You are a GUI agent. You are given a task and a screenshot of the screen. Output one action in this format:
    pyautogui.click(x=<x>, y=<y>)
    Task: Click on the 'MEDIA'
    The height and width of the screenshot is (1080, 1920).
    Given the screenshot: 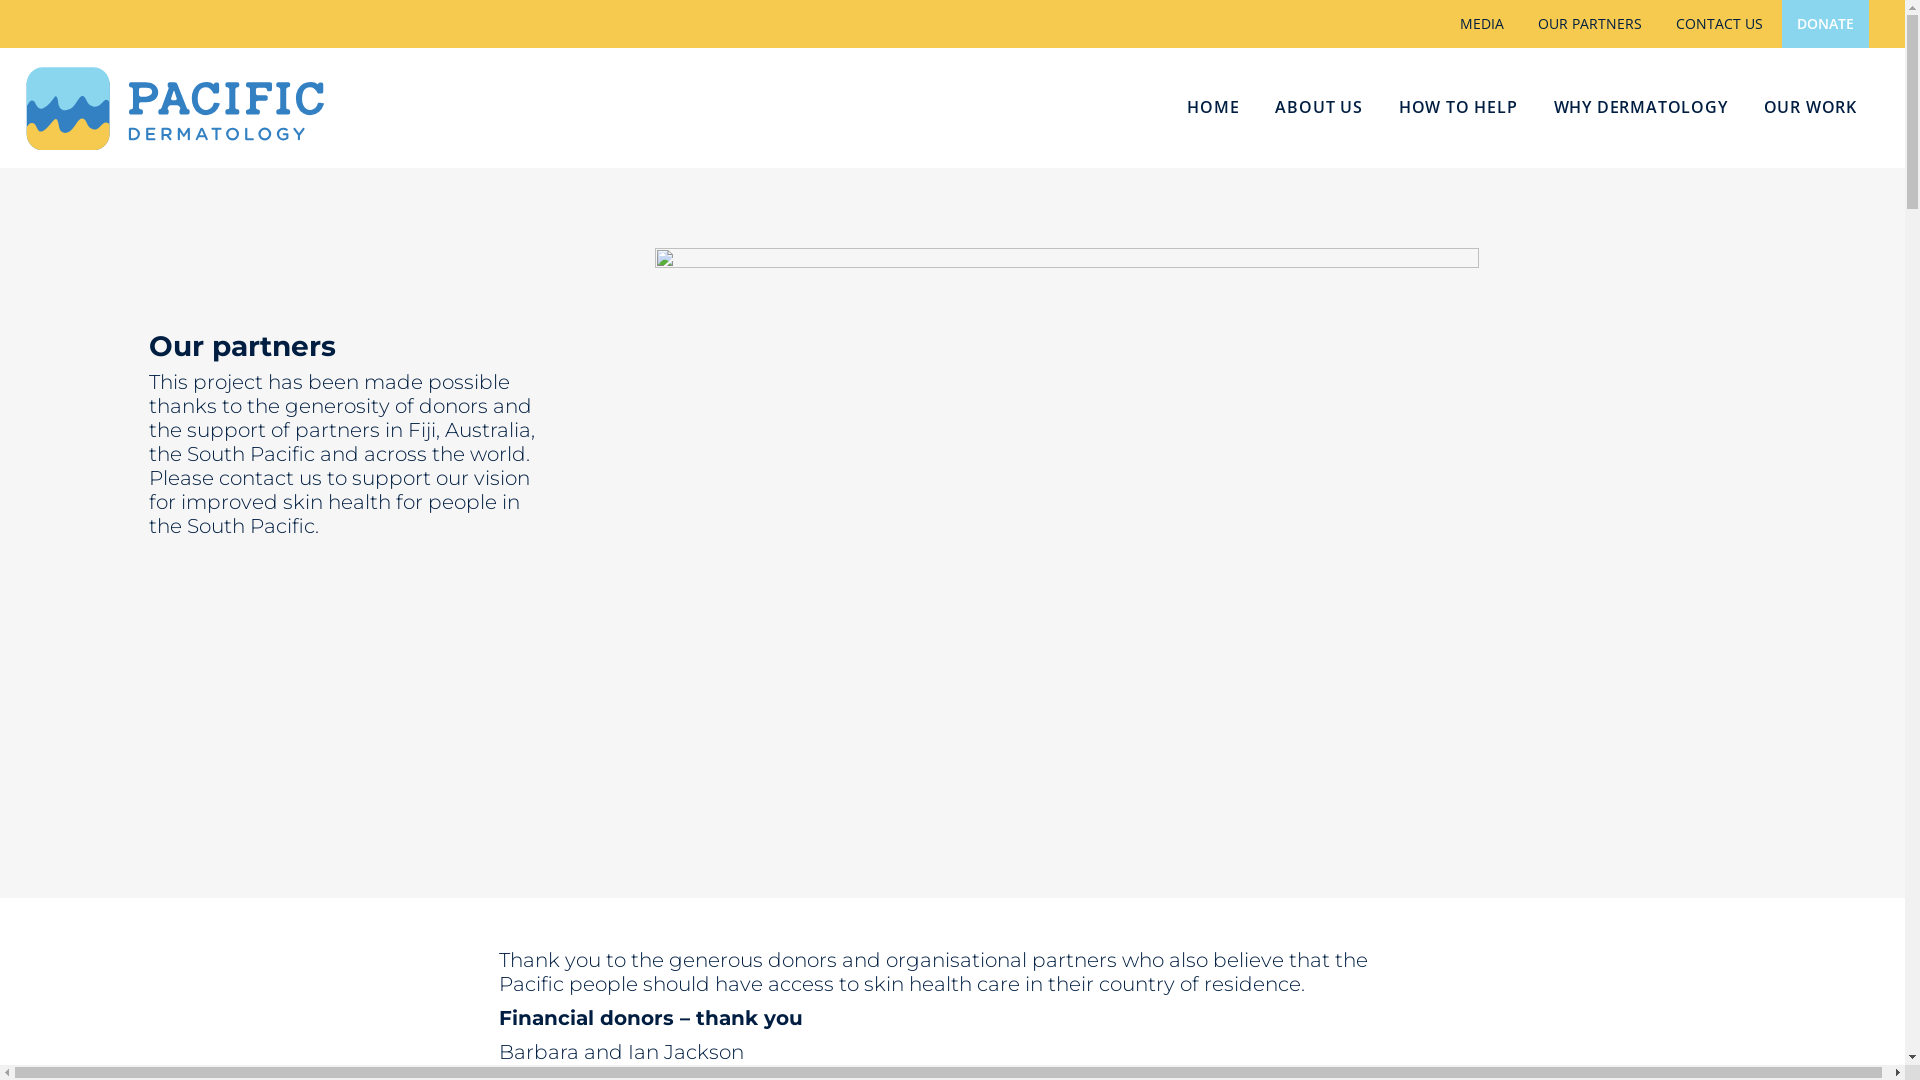 What is the action you would take?
    pyautogui.click(x=1482, y=23)
    